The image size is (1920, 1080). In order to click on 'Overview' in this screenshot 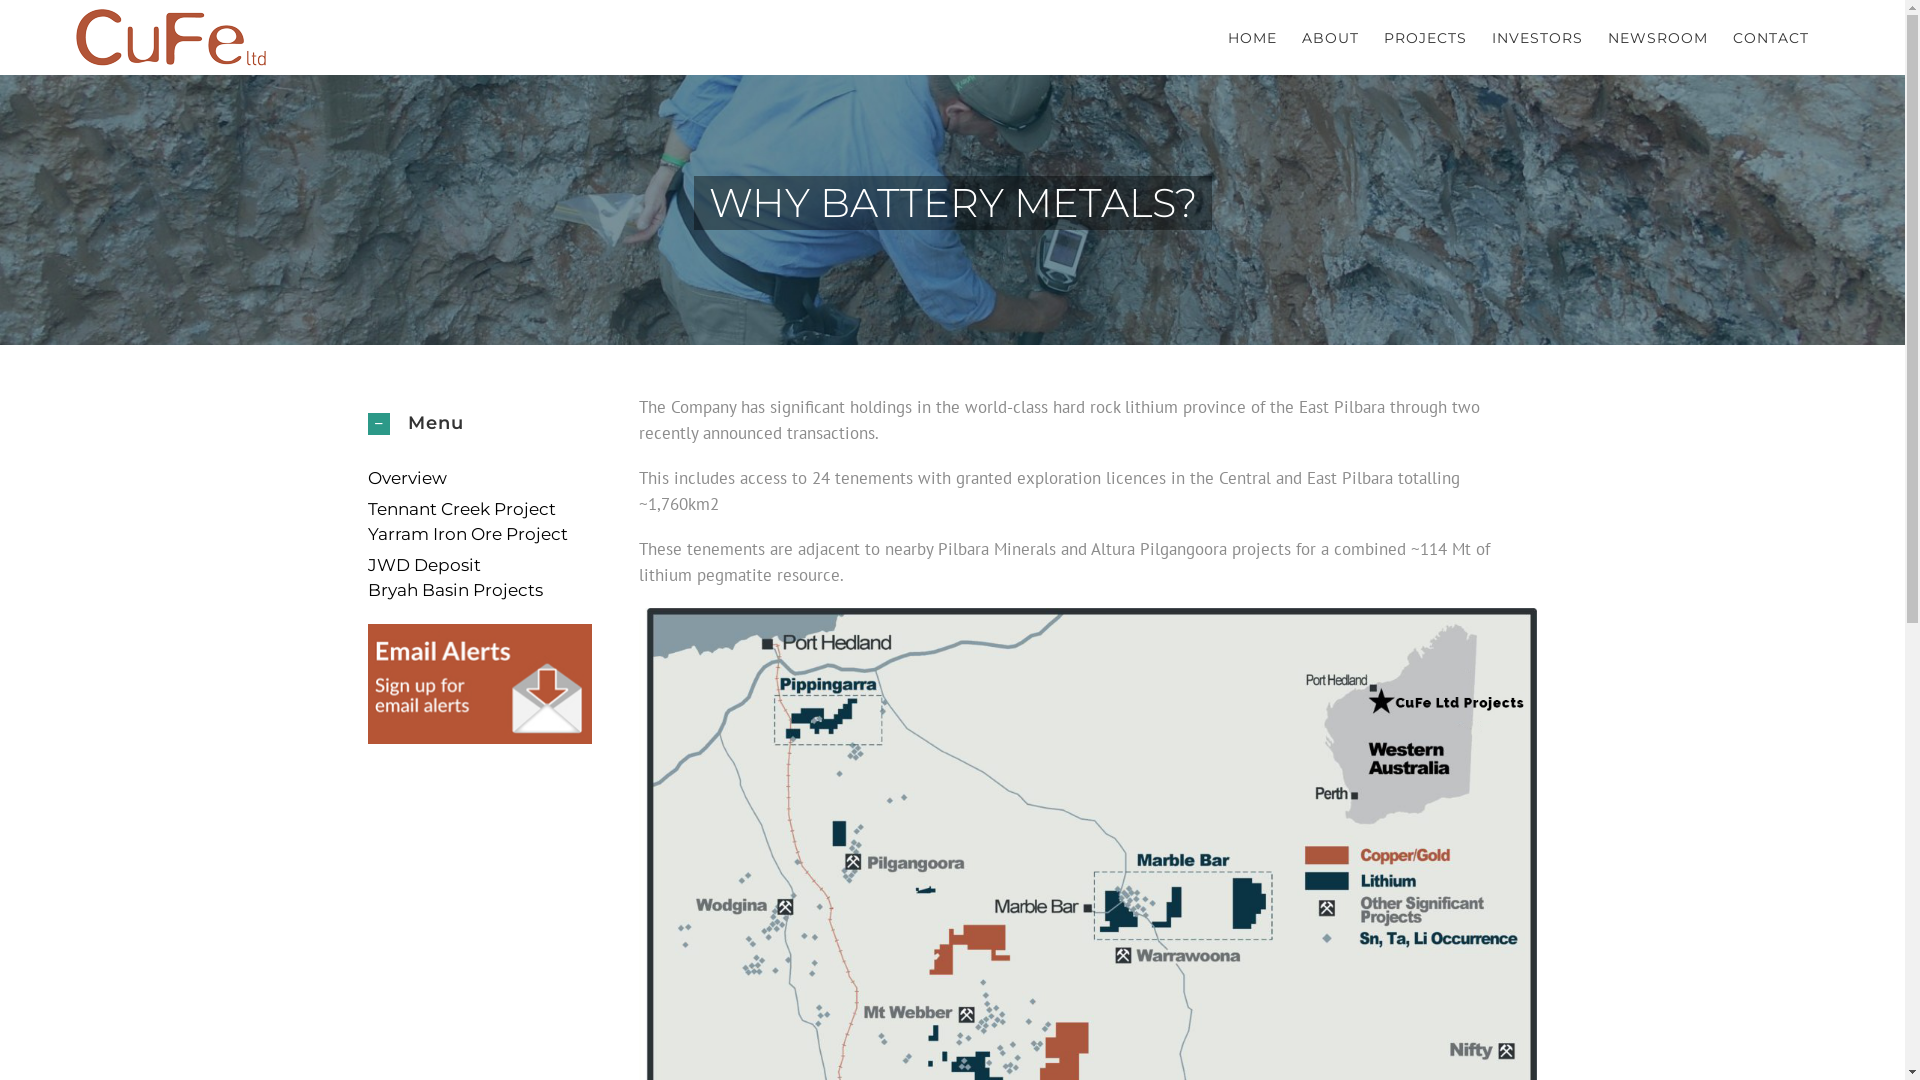, I will do `click(406, 478)`.